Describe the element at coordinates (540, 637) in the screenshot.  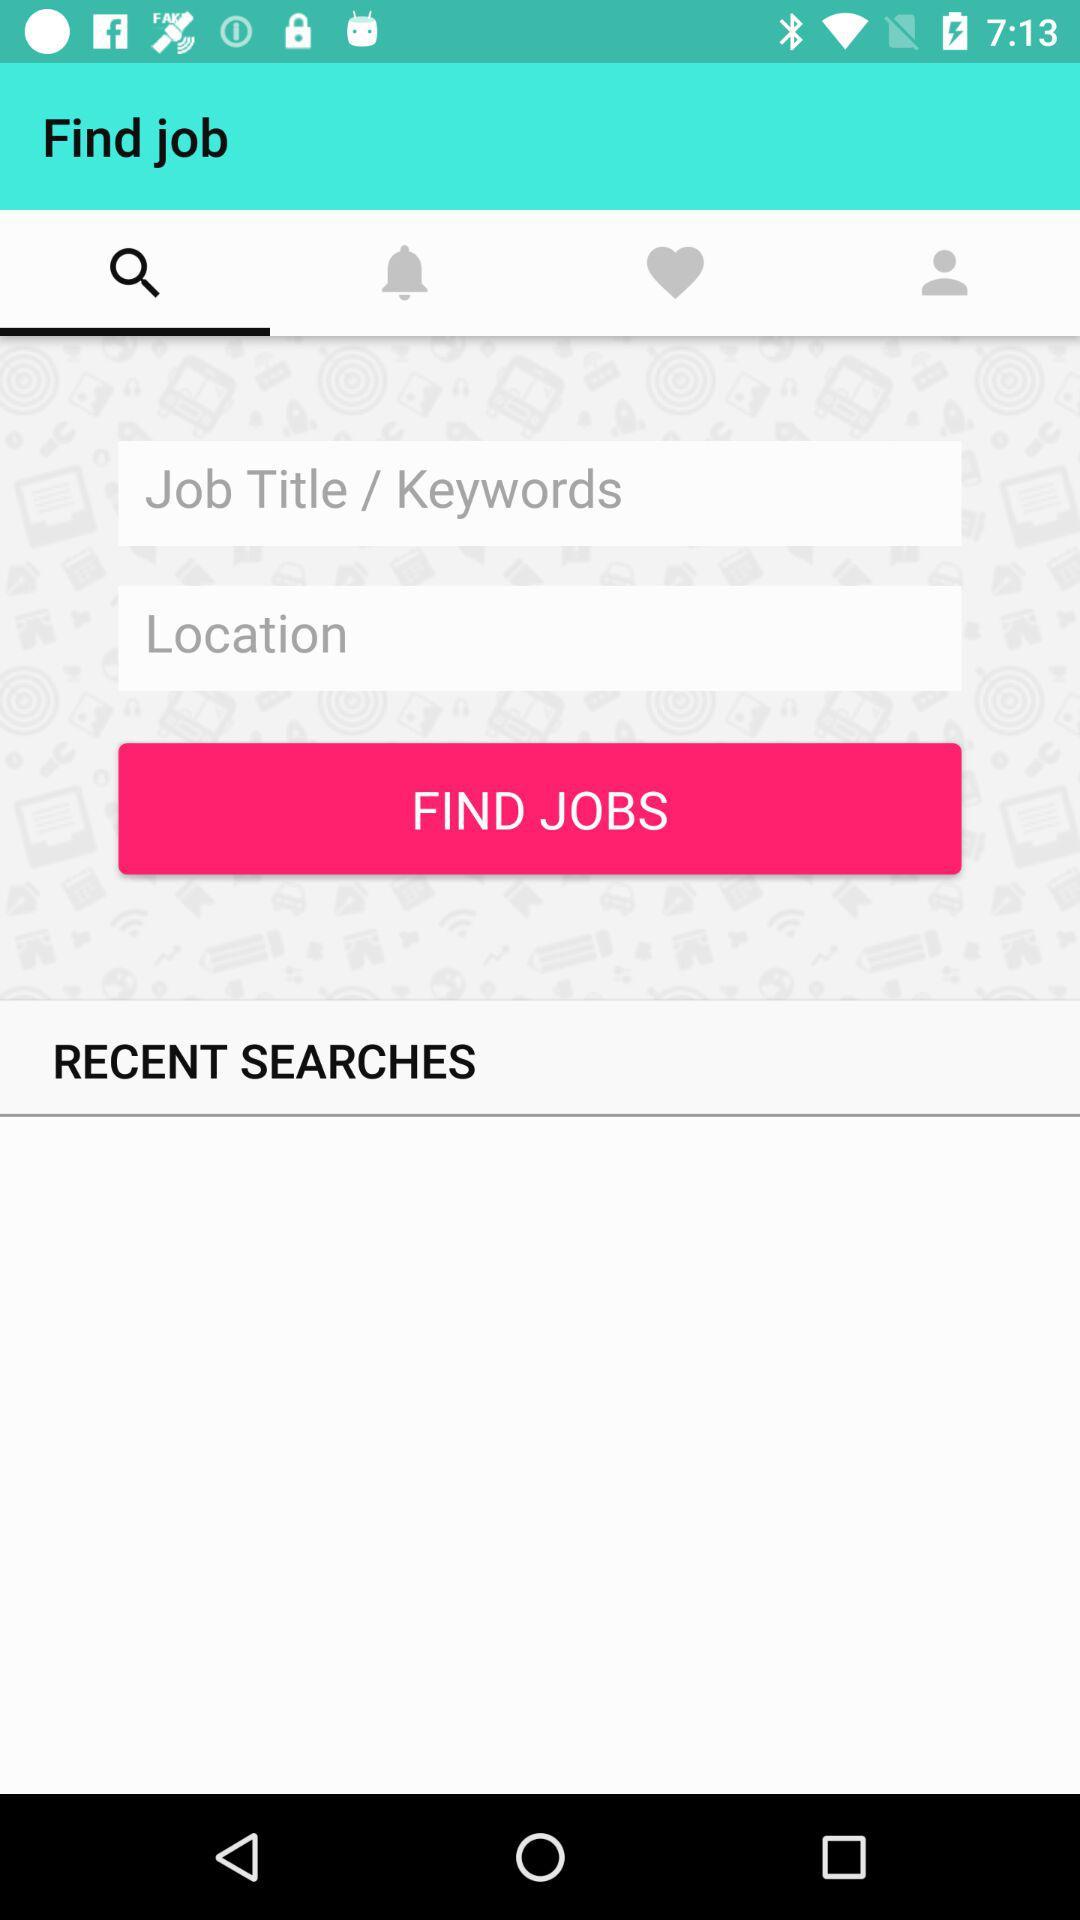
I see `location` at that location.